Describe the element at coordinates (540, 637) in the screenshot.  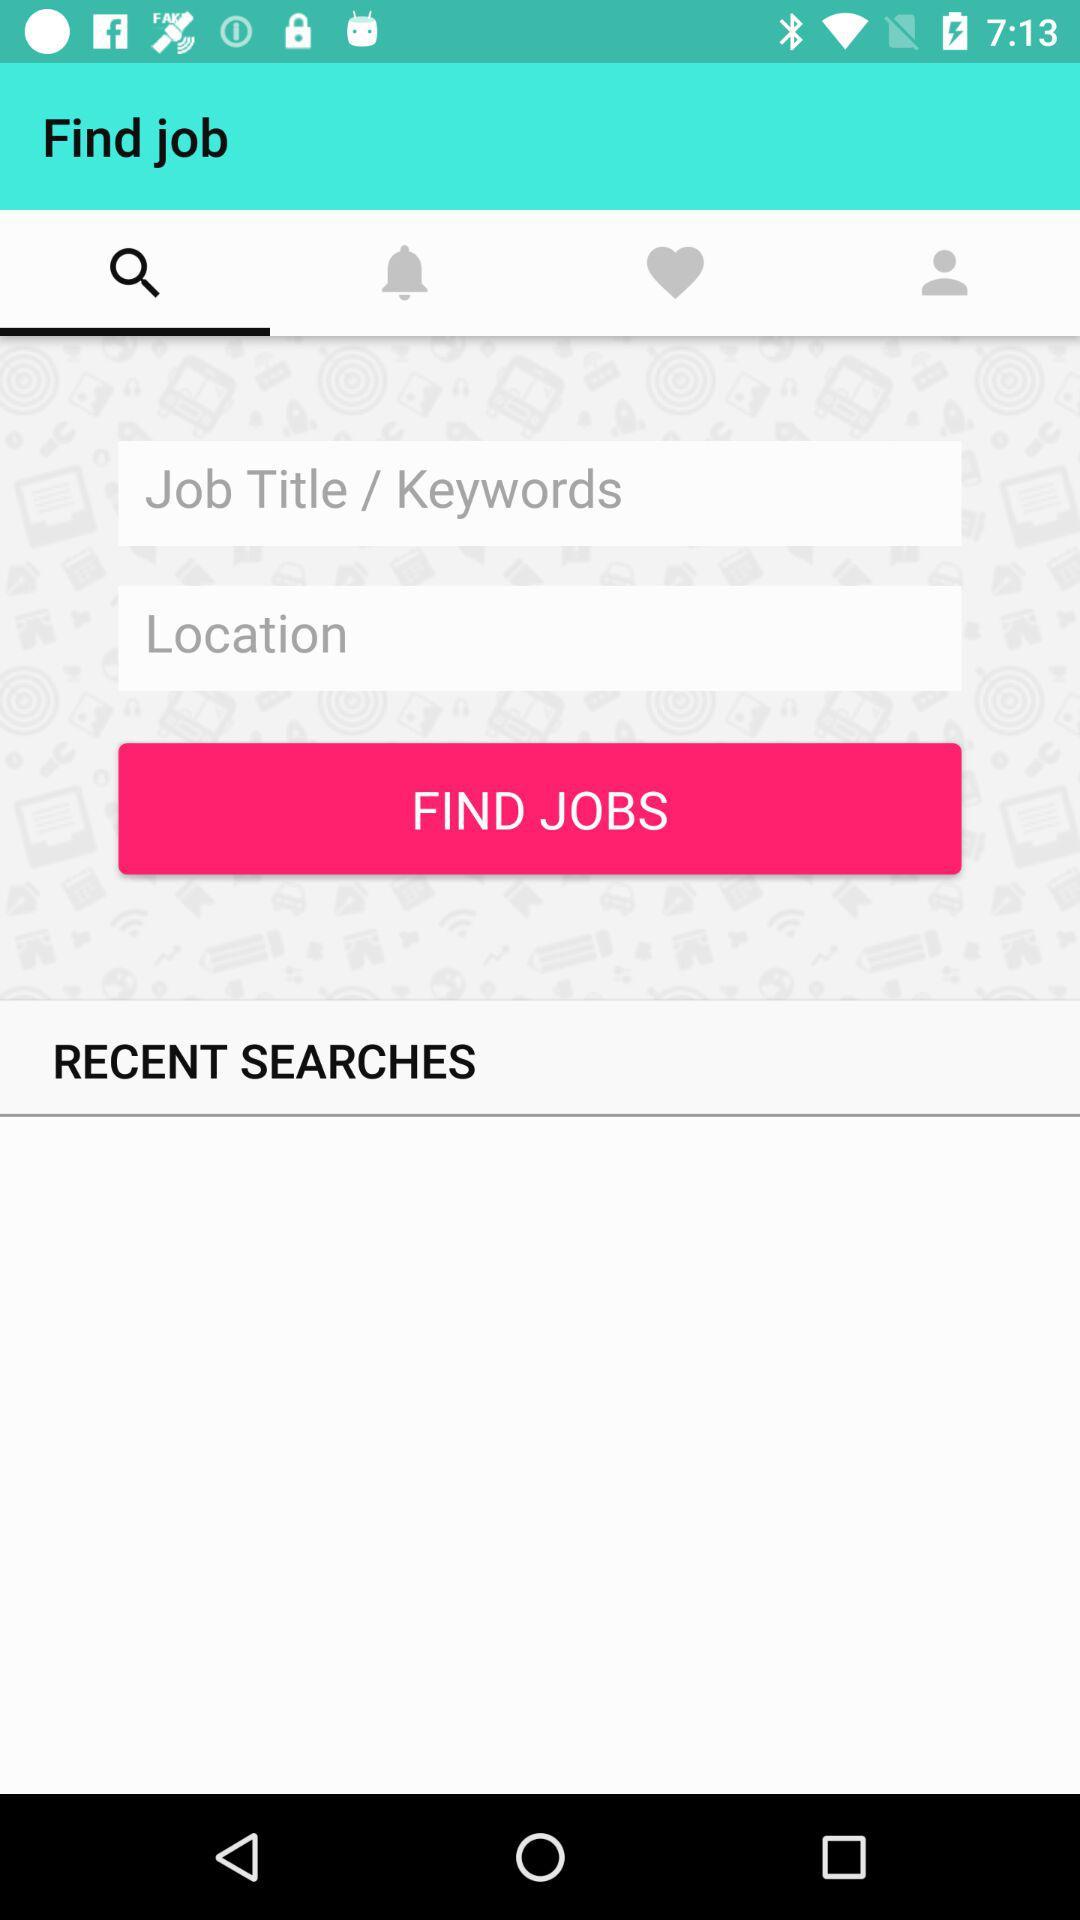
I see `location` at that location.